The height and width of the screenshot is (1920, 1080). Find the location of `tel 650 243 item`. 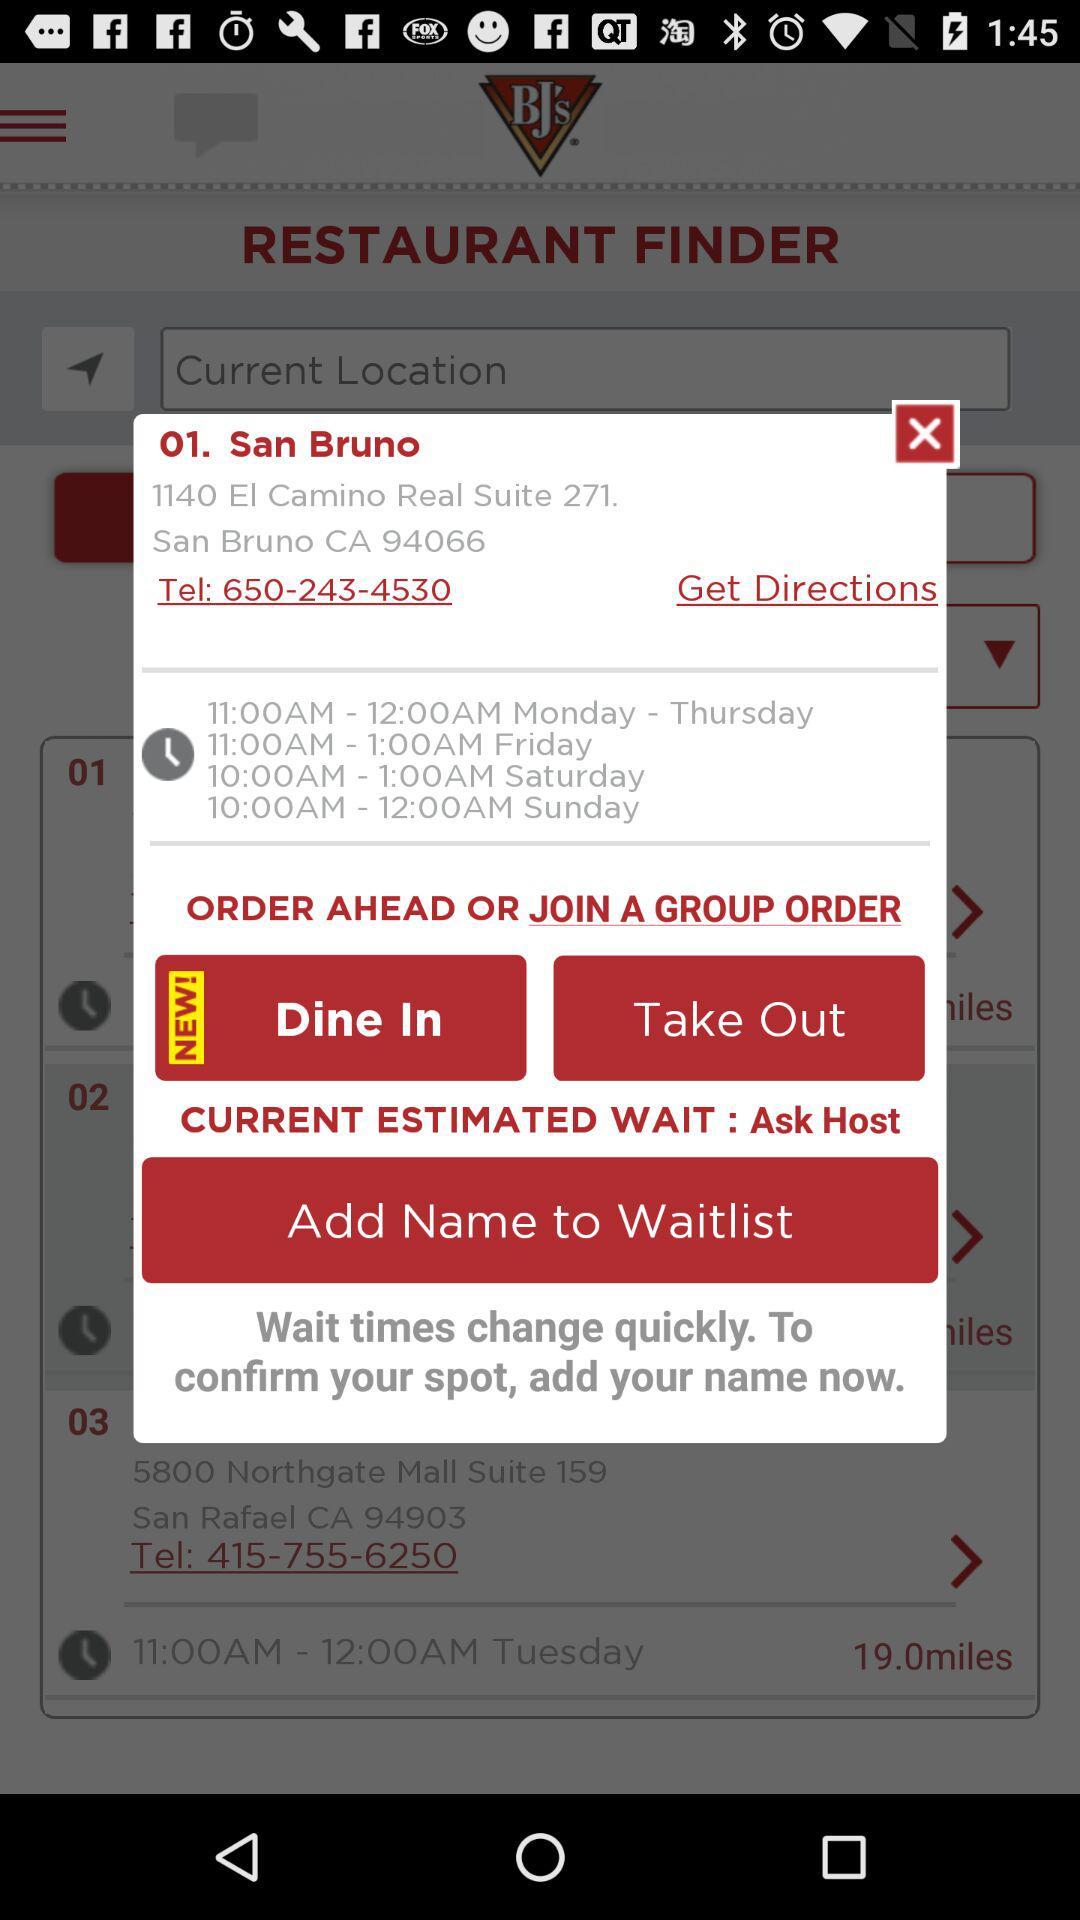

tel 650 243 item is located at coordinates (299, 588).